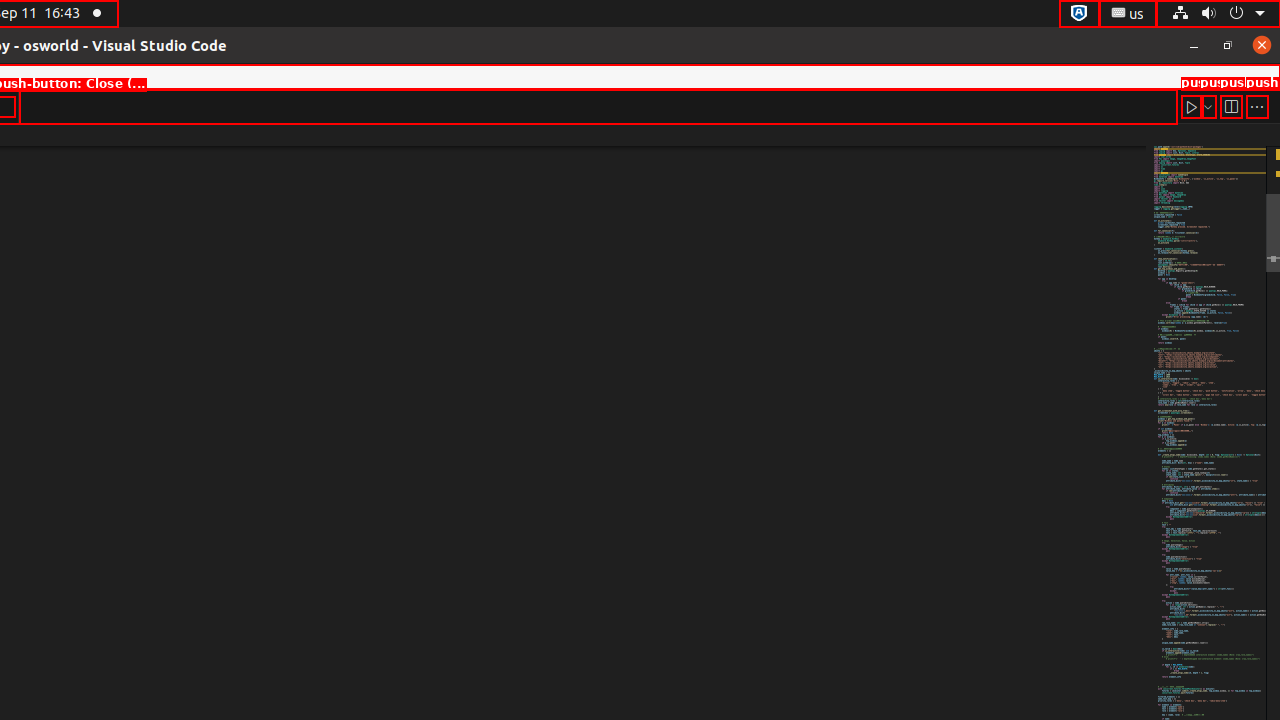 Image resolution: width=1280 pixels, height=720 pixels. Describe the element at coordinates (1127, 13) in the screenshot. I see `':1.21/StatusNotifierItem'` at that location.